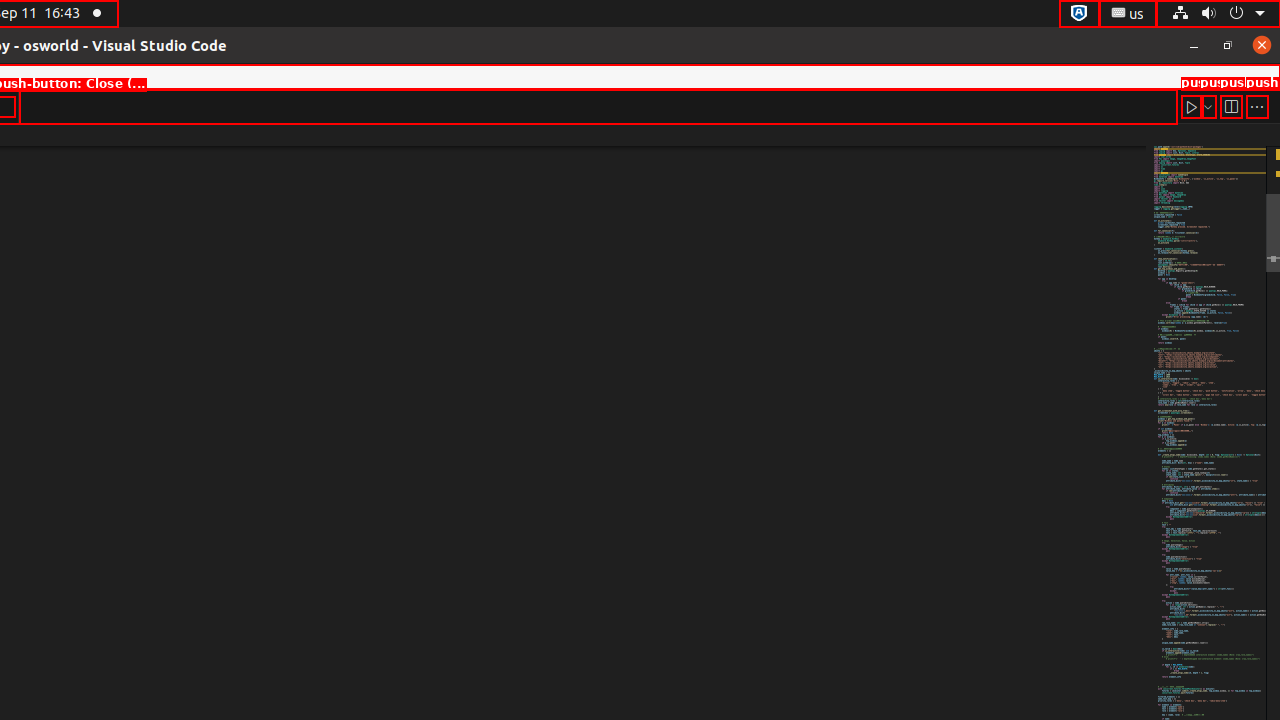 Image resolution: width=1280 pixels, height=720 pixels. Describe the element at coordinates (1127, 13) in the screenshot. I see `':1.21/StatusNotifierItem'` at that location.